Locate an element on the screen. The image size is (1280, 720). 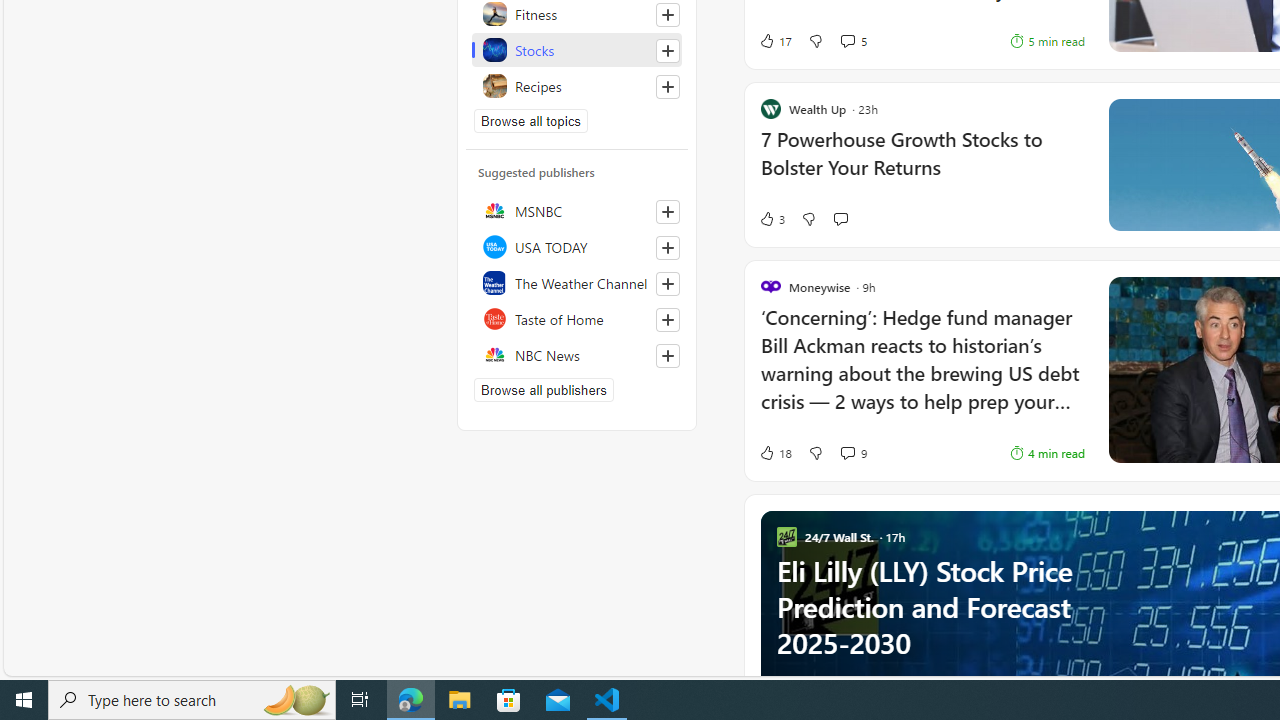
'3 Like' is located at coordinates (770, 219).